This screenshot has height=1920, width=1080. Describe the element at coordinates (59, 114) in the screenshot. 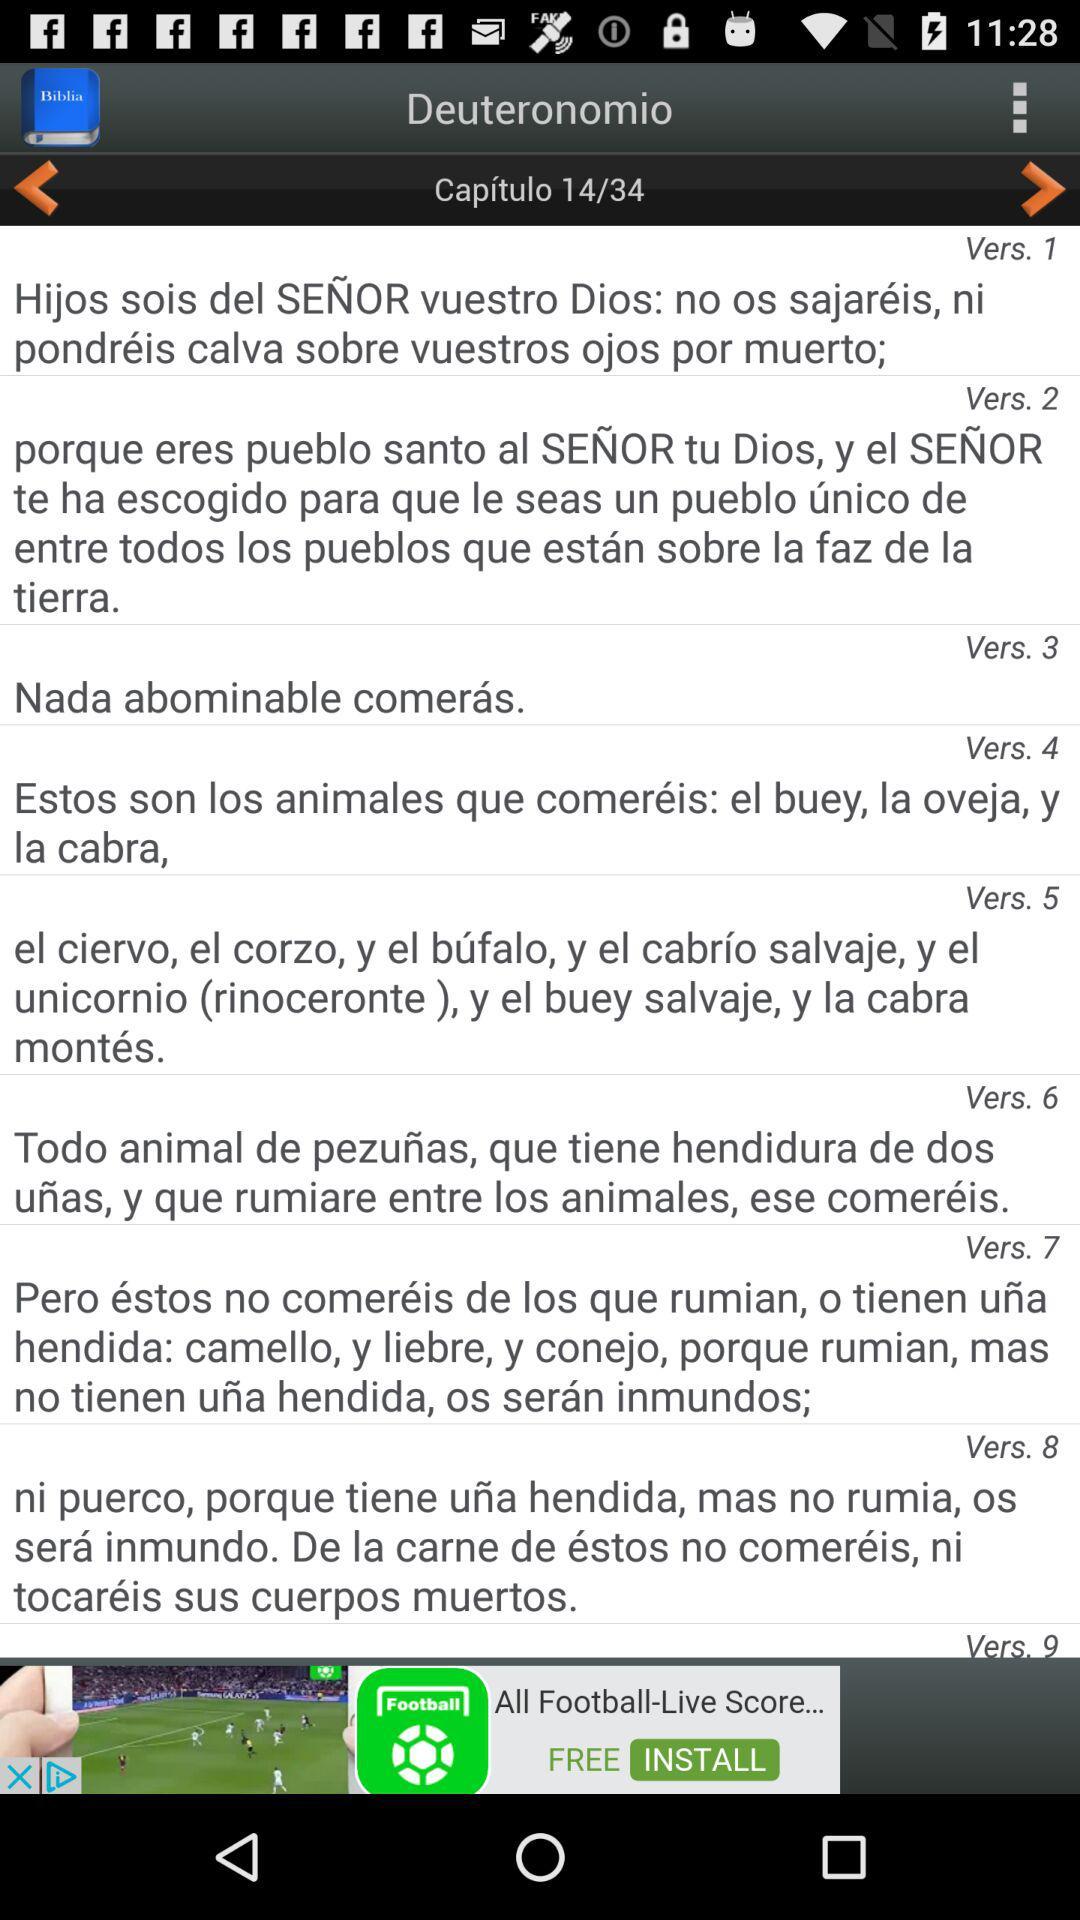

I see `the book icon` at that location.